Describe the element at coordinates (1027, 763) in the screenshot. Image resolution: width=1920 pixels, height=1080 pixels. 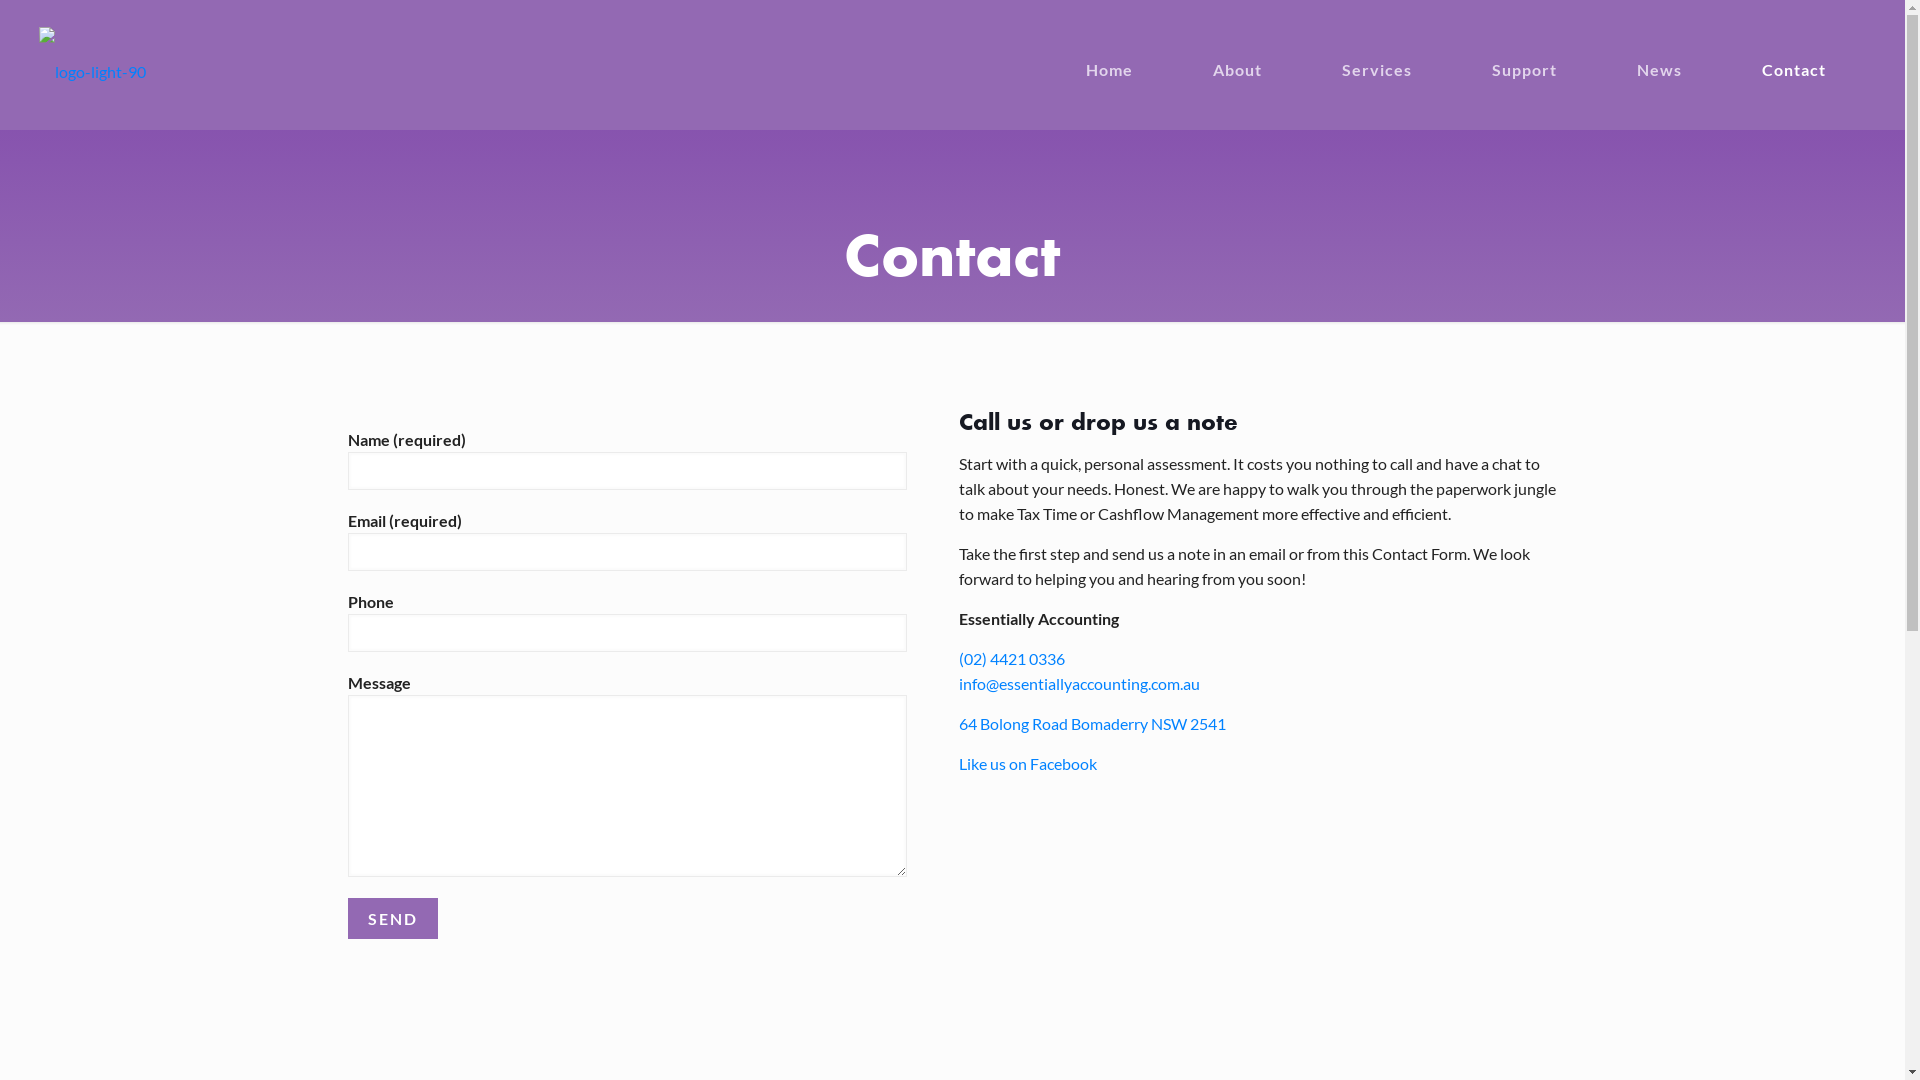
I see `'Like us on Facebook'` at that location.